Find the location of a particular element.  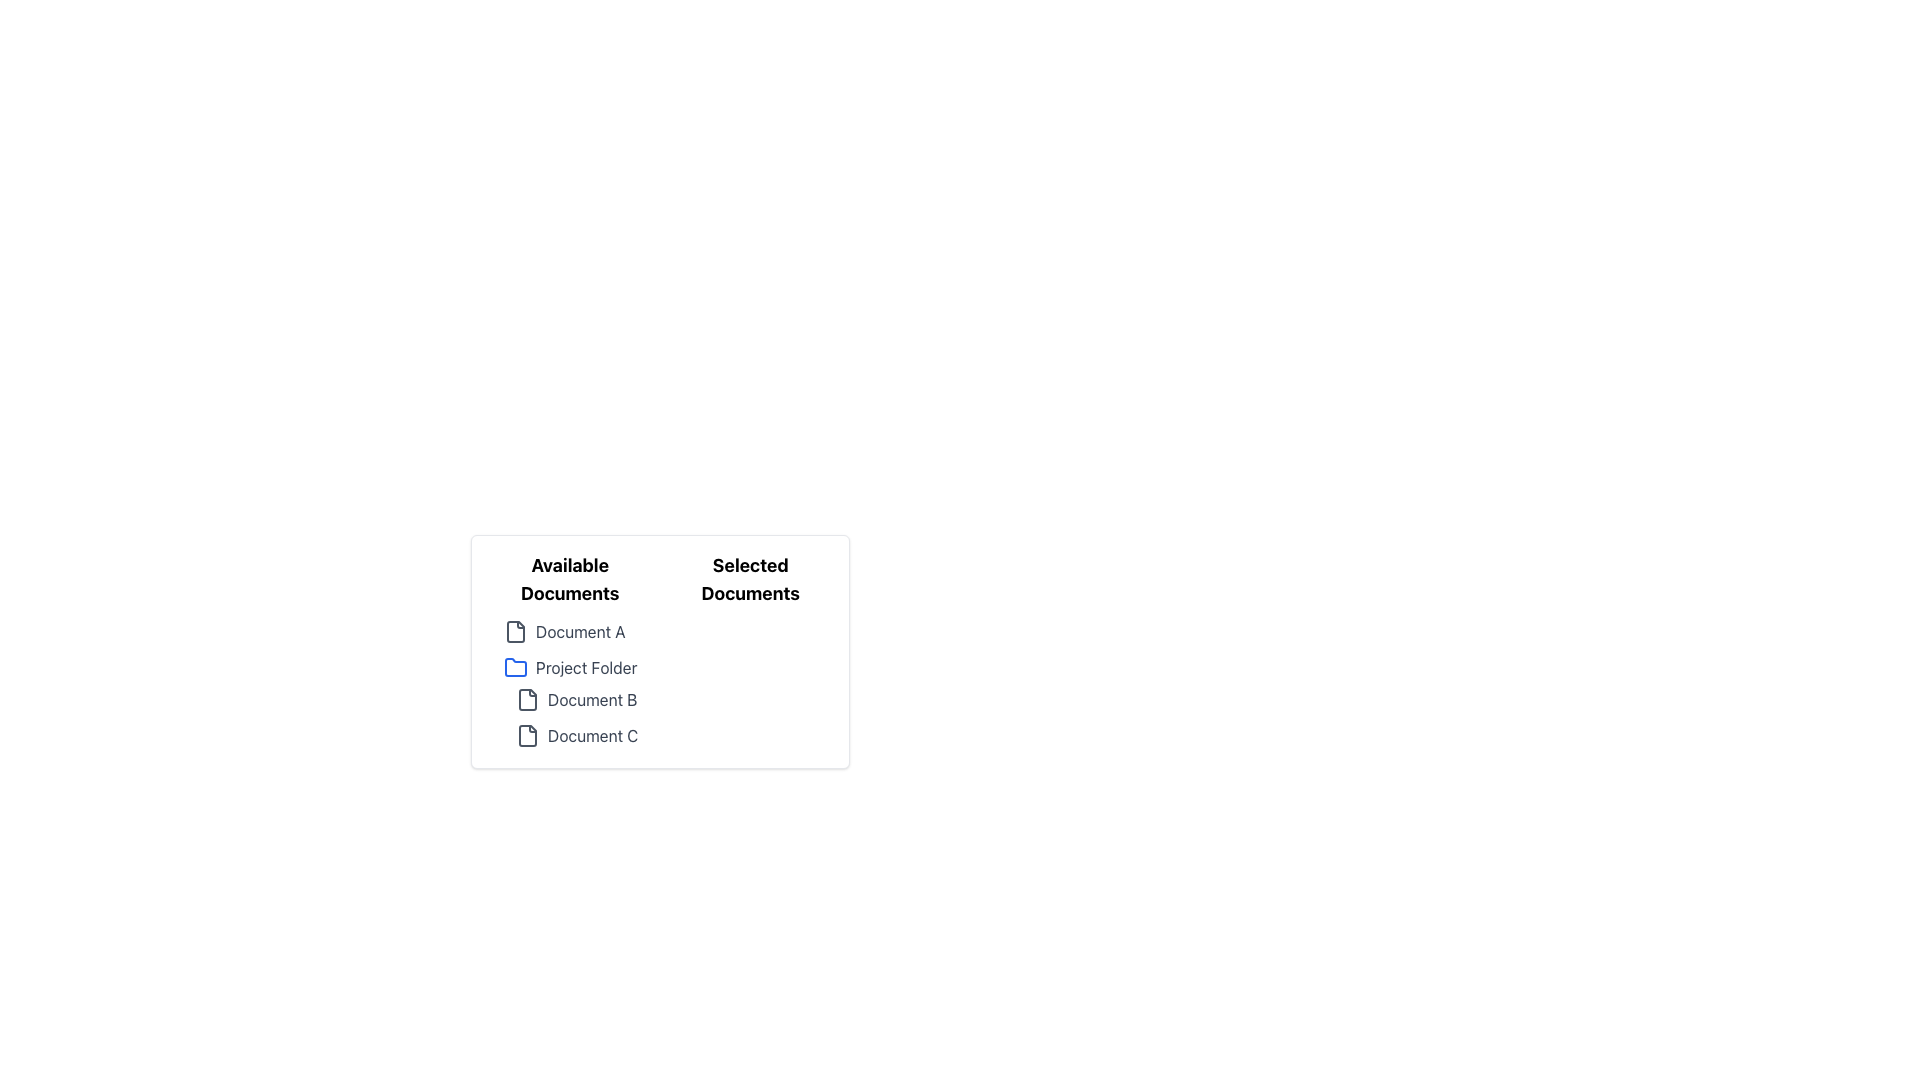

the 'Project Folder' text label, which is styled in gray and positioned as the descriptive text for the second item in the 'Available Documents' section, adjacent to a blue folder icon is located at coordinates (585, 667).